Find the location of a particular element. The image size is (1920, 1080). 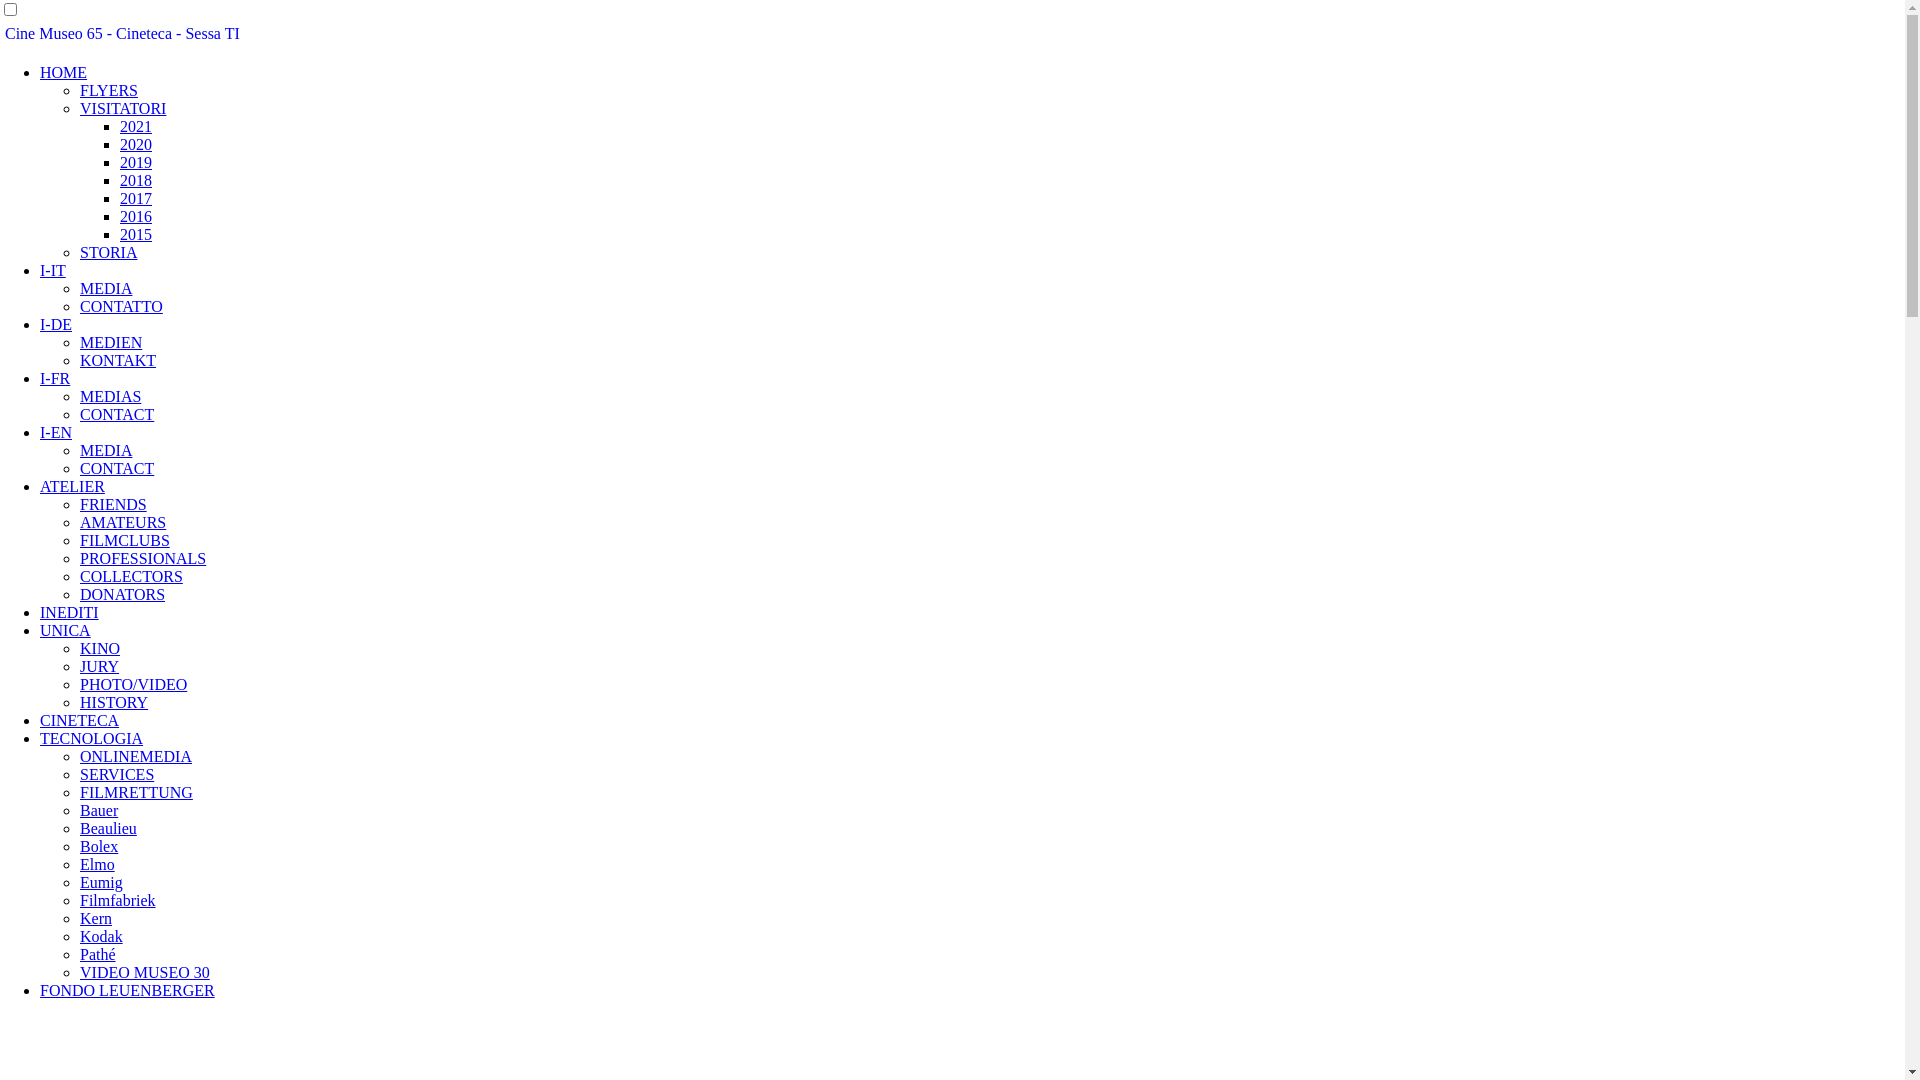

'2015' is located at coordinates (134, 233).